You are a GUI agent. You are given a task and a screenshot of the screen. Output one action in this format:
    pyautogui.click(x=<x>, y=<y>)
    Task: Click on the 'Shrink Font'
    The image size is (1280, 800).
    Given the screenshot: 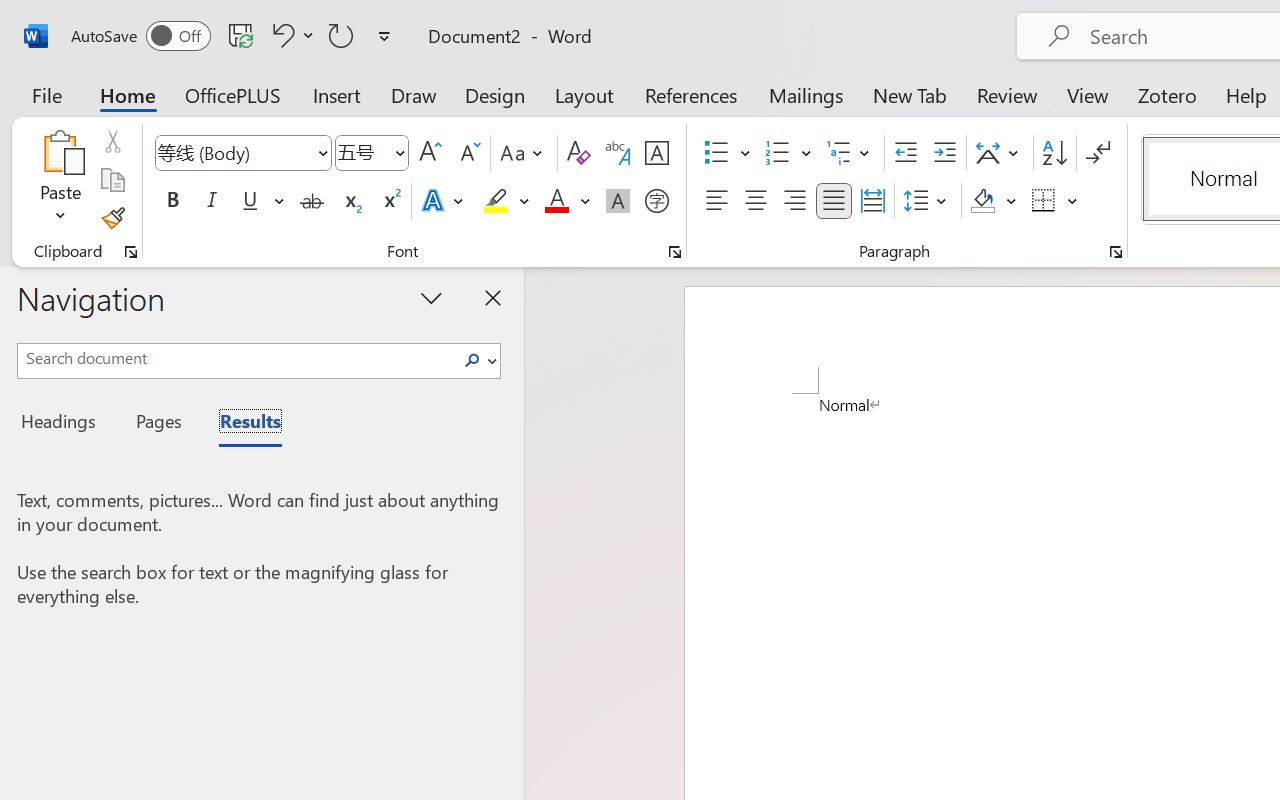 What is the action you would take?
    pyautogui.click(x=467, y=153)
    